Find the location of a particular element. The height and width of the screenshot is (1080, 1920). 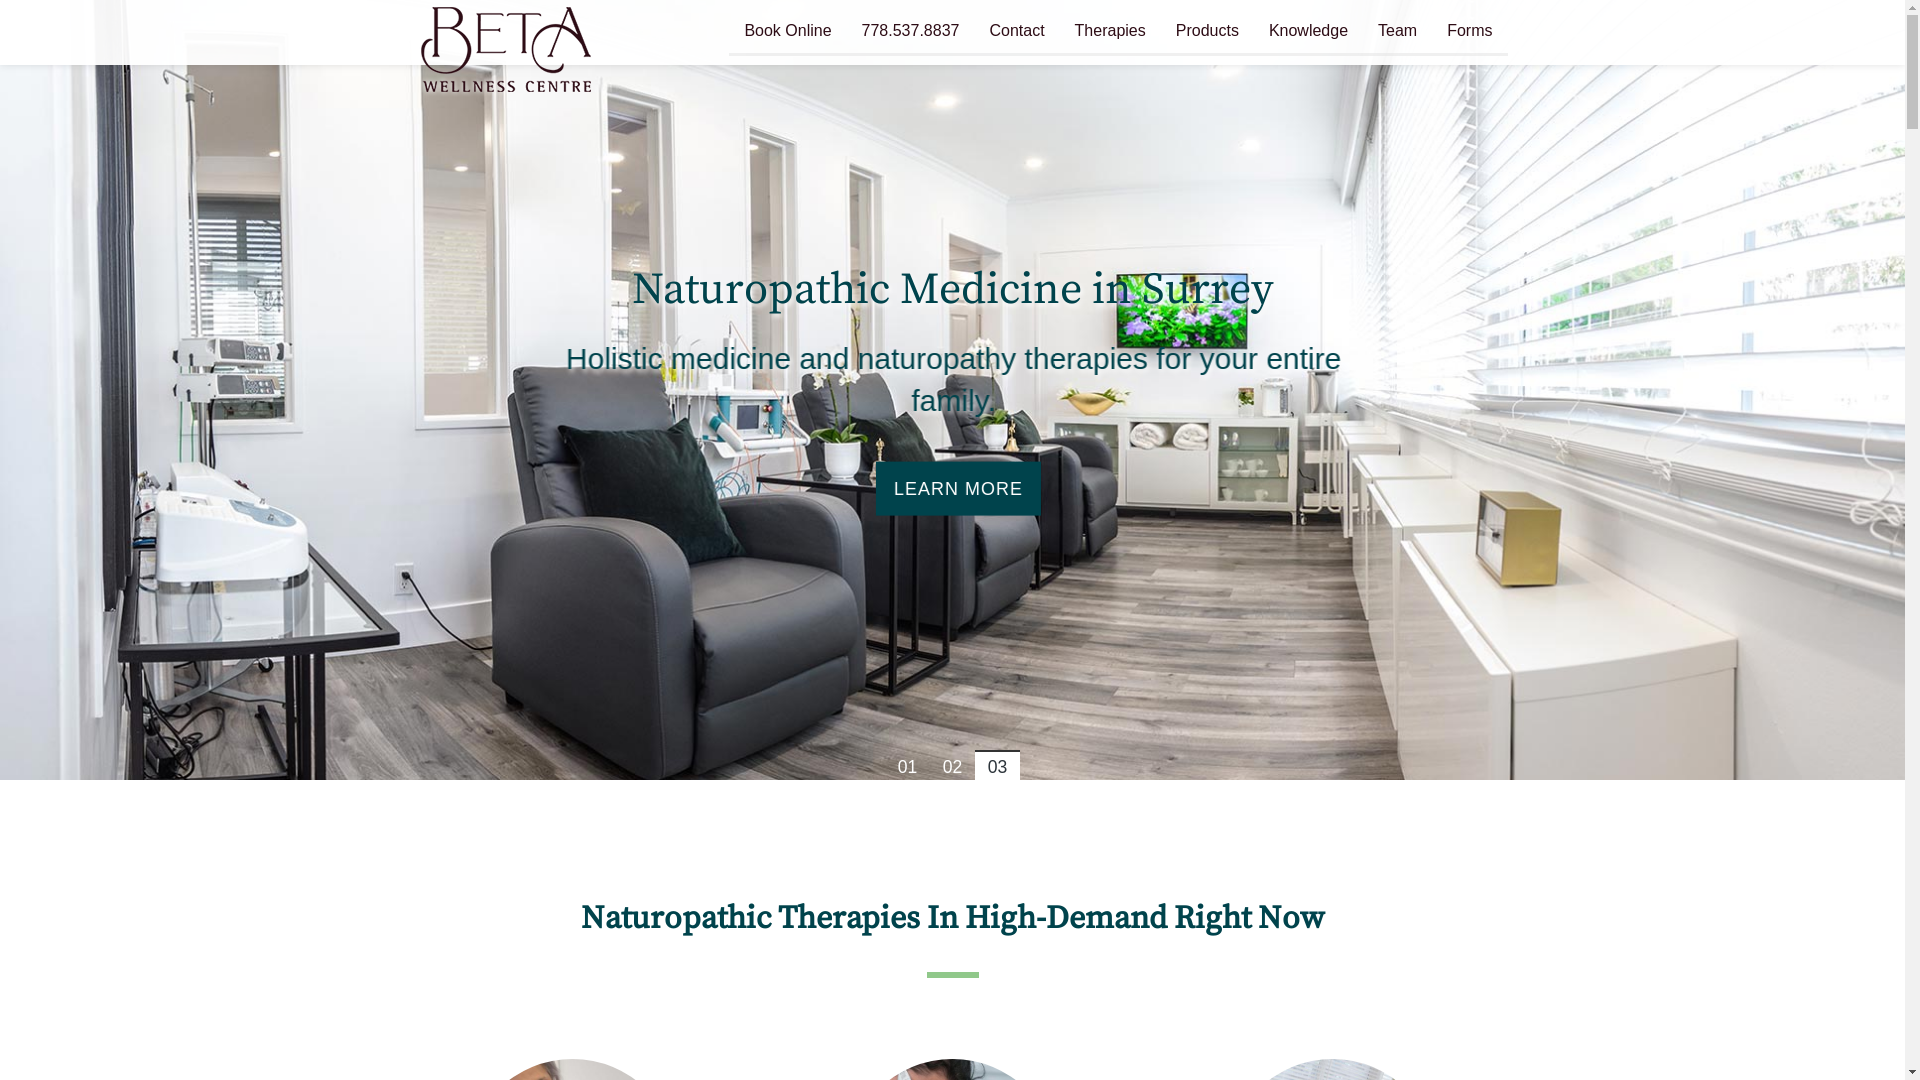

'Contact' is located at coordinates (1016, 33).